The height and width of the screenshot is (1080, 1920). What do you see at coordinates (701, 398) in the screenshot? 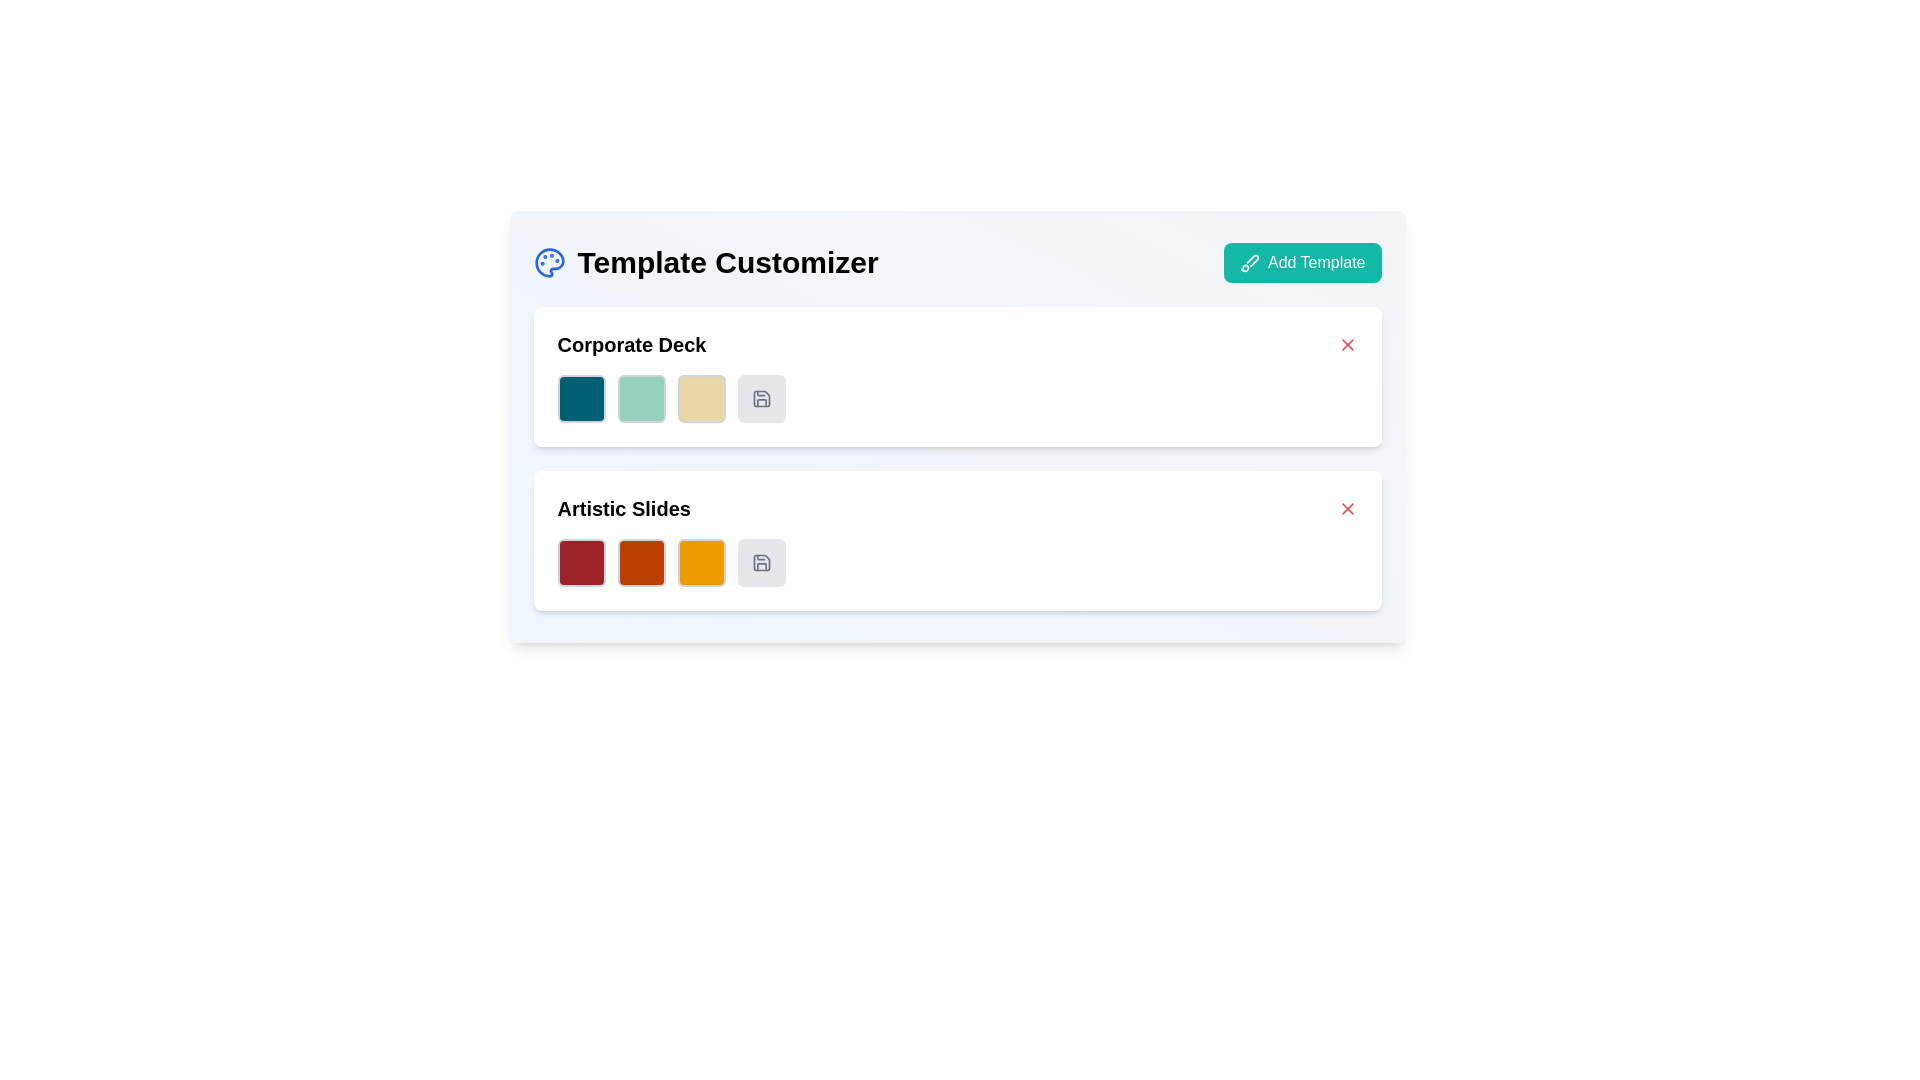
I see `the third decorative square color swatch in the 'Corporate Deck' section, which allows users to choose or view a color` at bounding box center [701, 398].